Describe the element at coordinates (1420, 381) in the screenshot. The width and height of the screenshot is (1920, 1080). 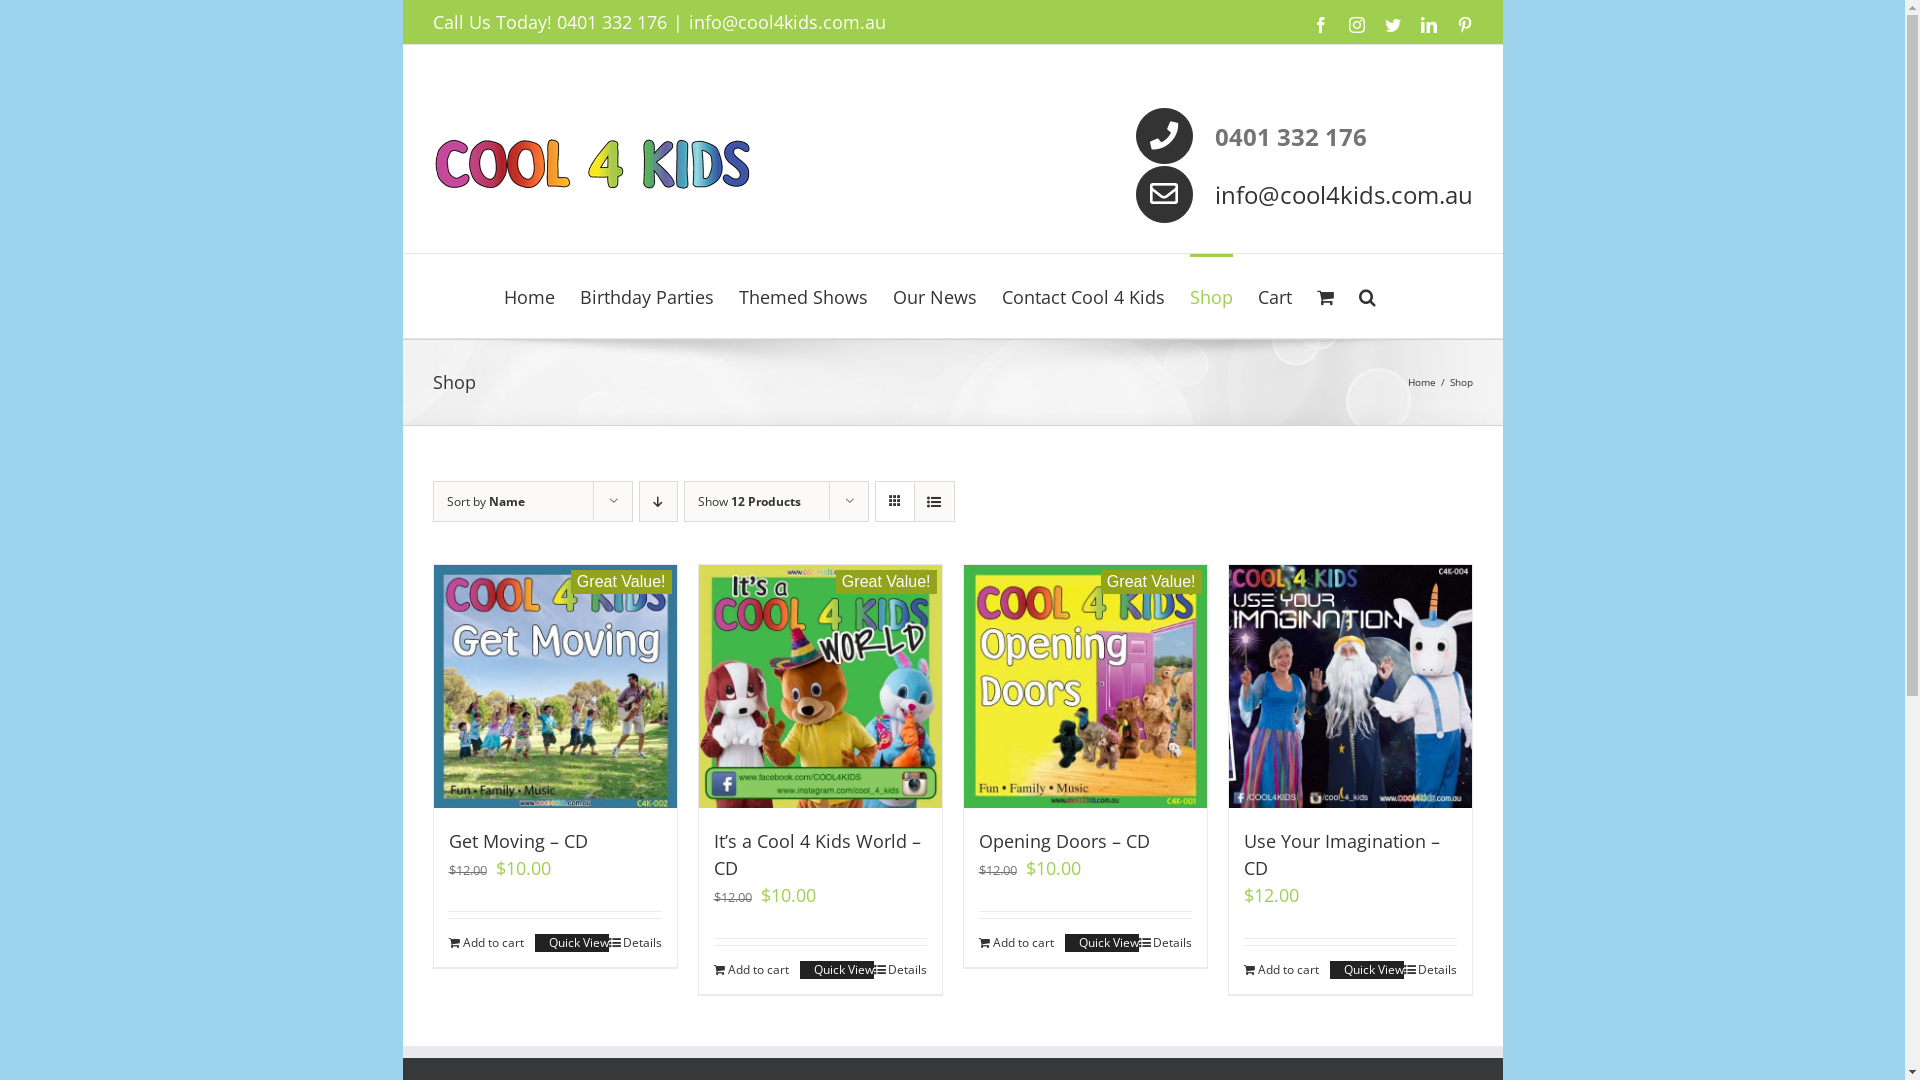
I see `'Home'` at that location.